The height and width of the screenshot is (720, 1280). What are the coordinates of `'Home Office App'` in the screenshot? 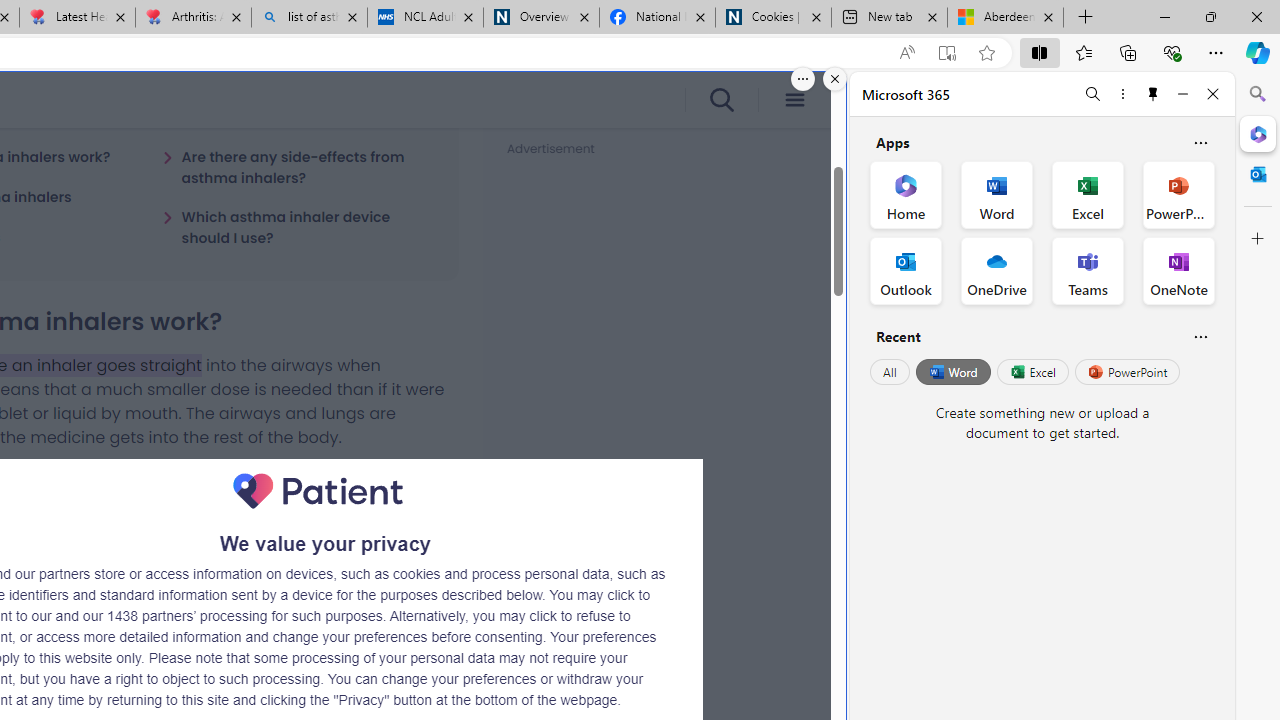 It's located at (905, 195).